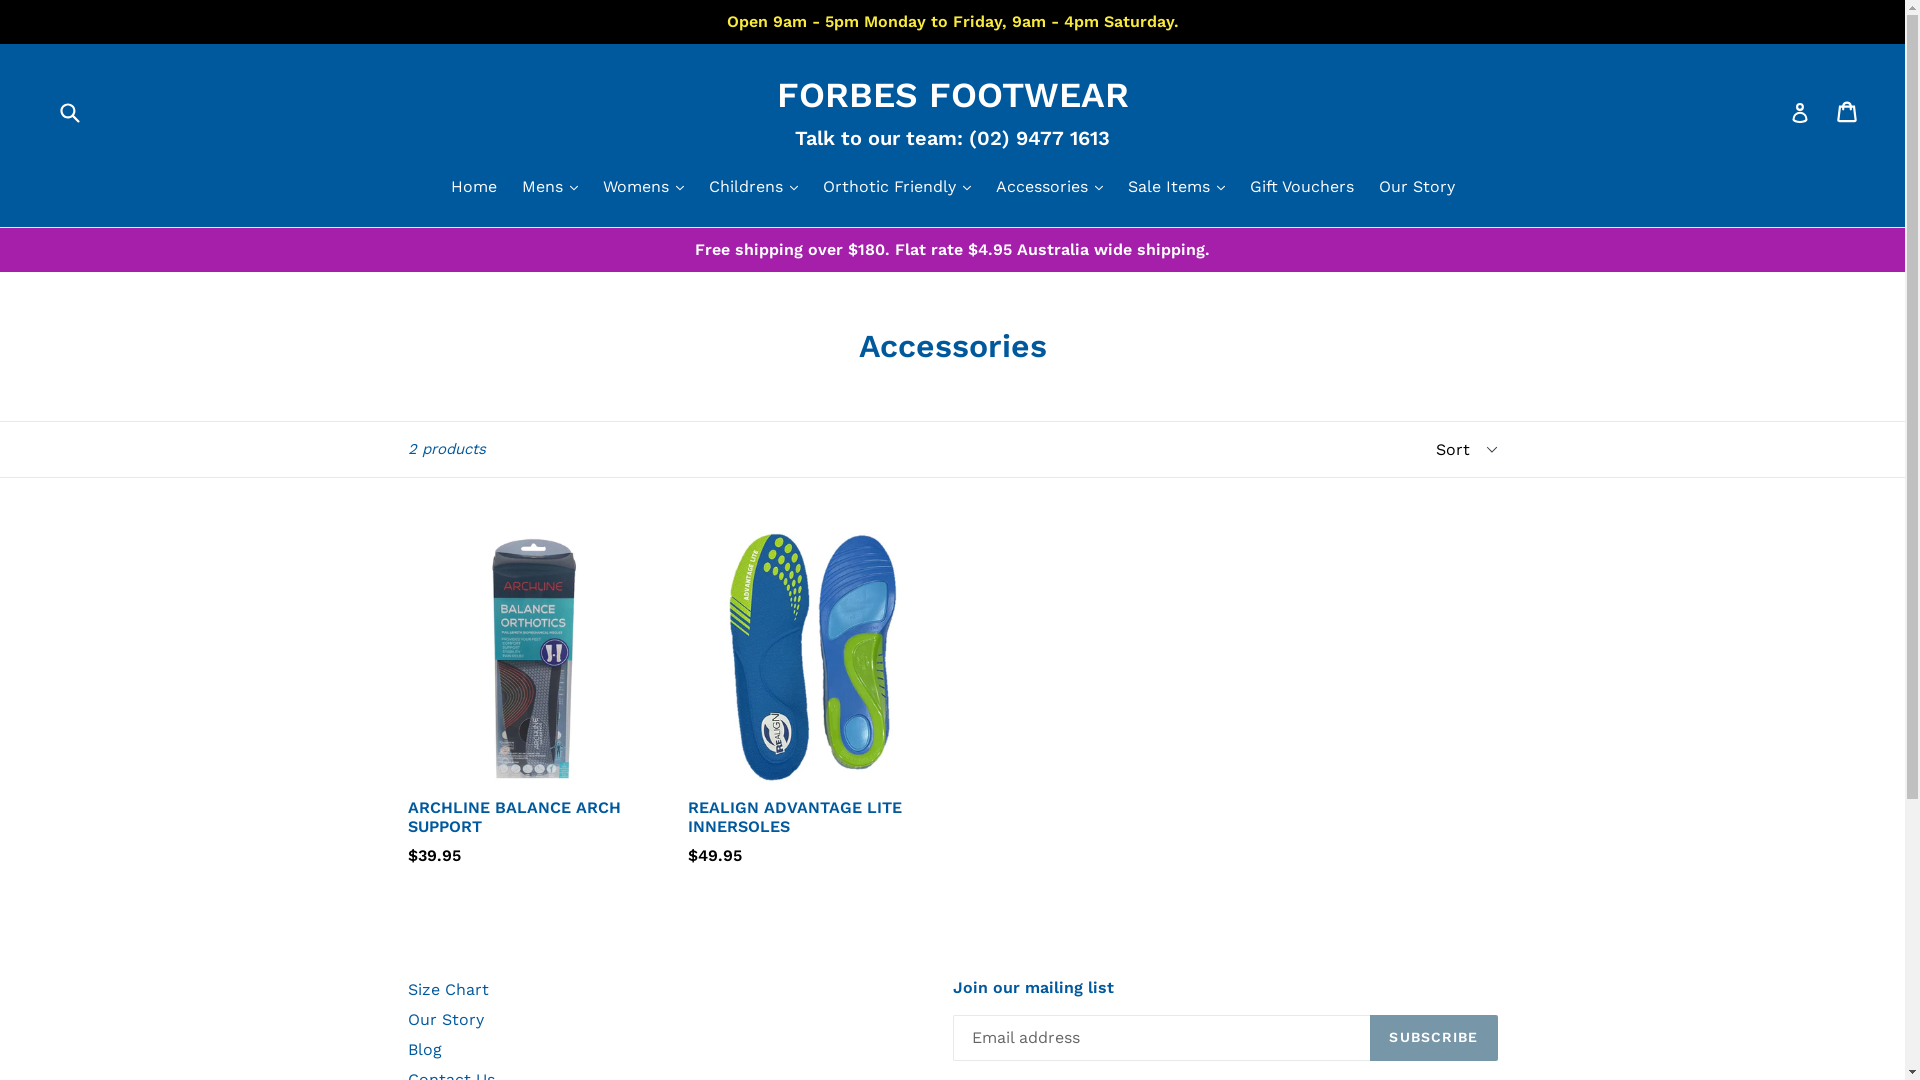 This screenshot has width=1920, height=1080. Describe the element at coordinates (407, 699) in the screenshot. I see `'ARCHLINE BALANCE ARCH SUPPORT` at that location.